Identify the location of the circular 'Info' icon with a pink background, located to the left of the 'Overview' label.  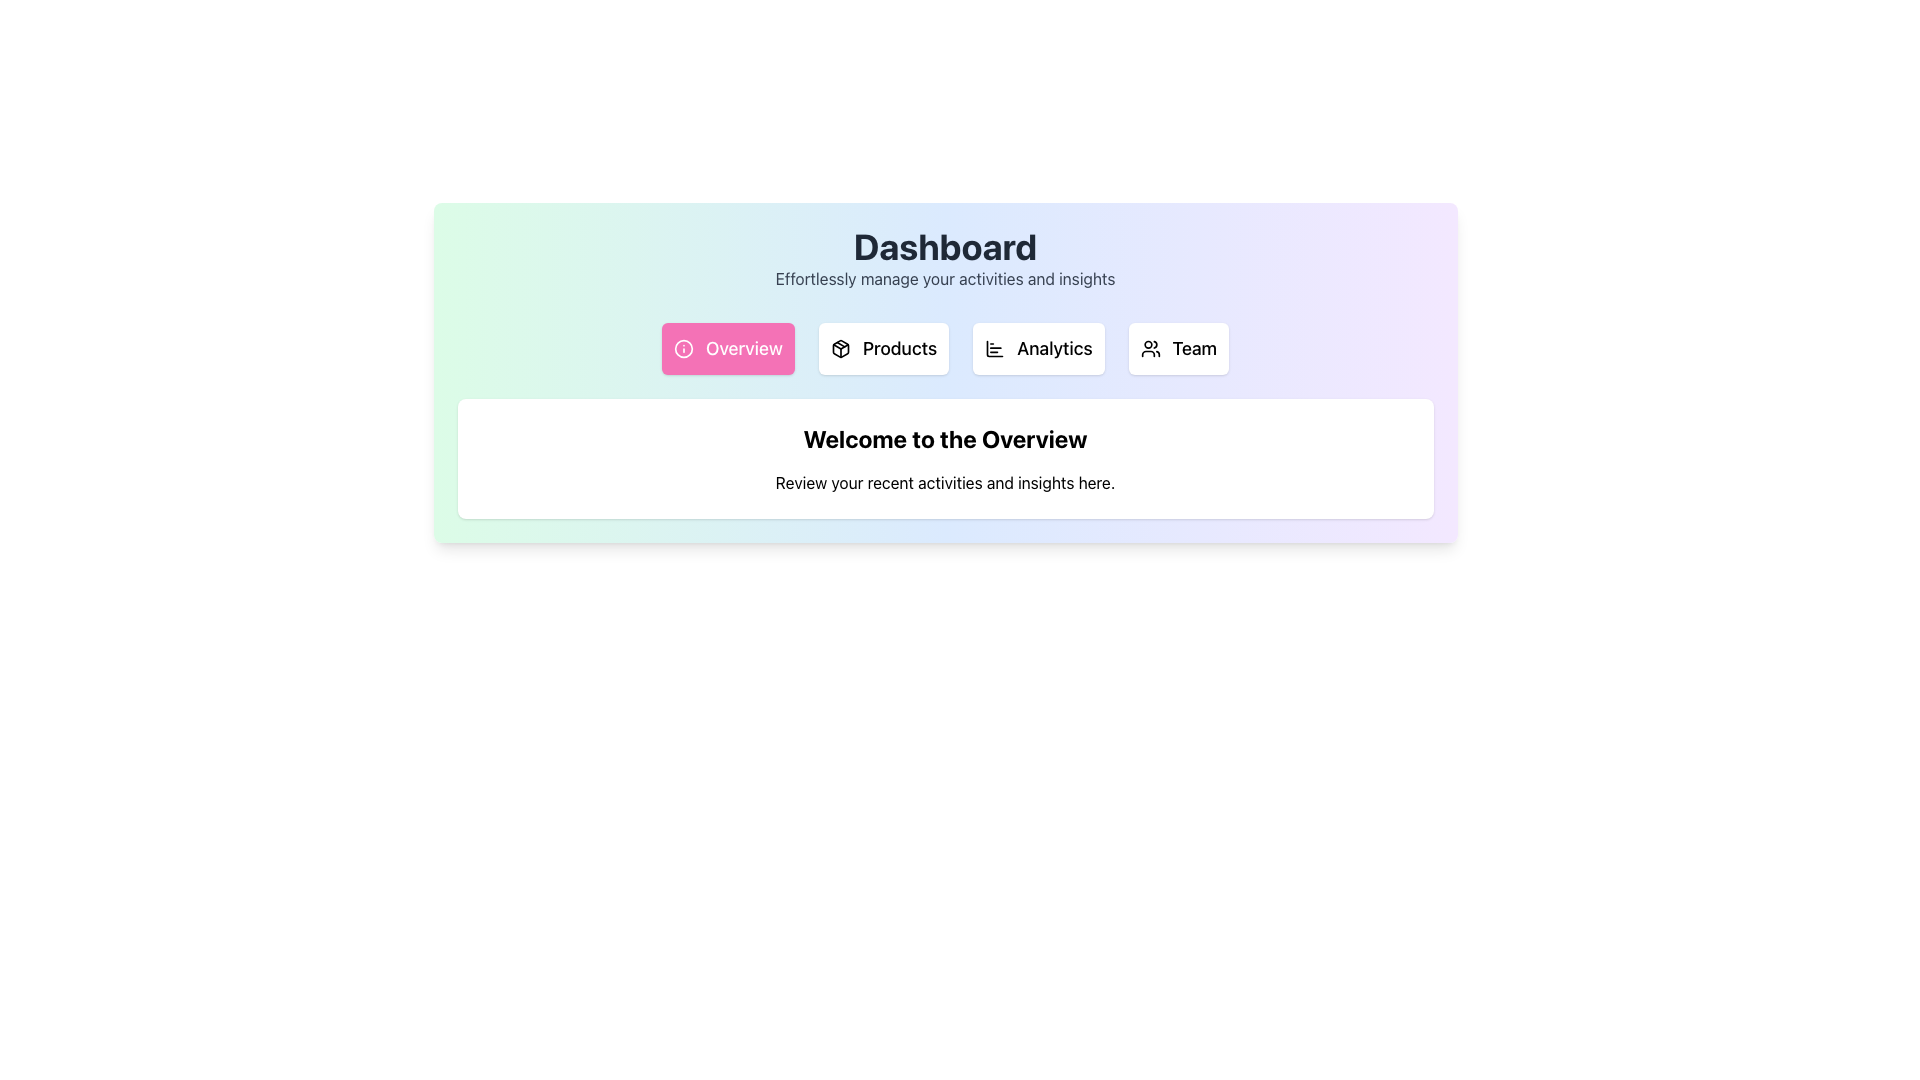
(683, 347).